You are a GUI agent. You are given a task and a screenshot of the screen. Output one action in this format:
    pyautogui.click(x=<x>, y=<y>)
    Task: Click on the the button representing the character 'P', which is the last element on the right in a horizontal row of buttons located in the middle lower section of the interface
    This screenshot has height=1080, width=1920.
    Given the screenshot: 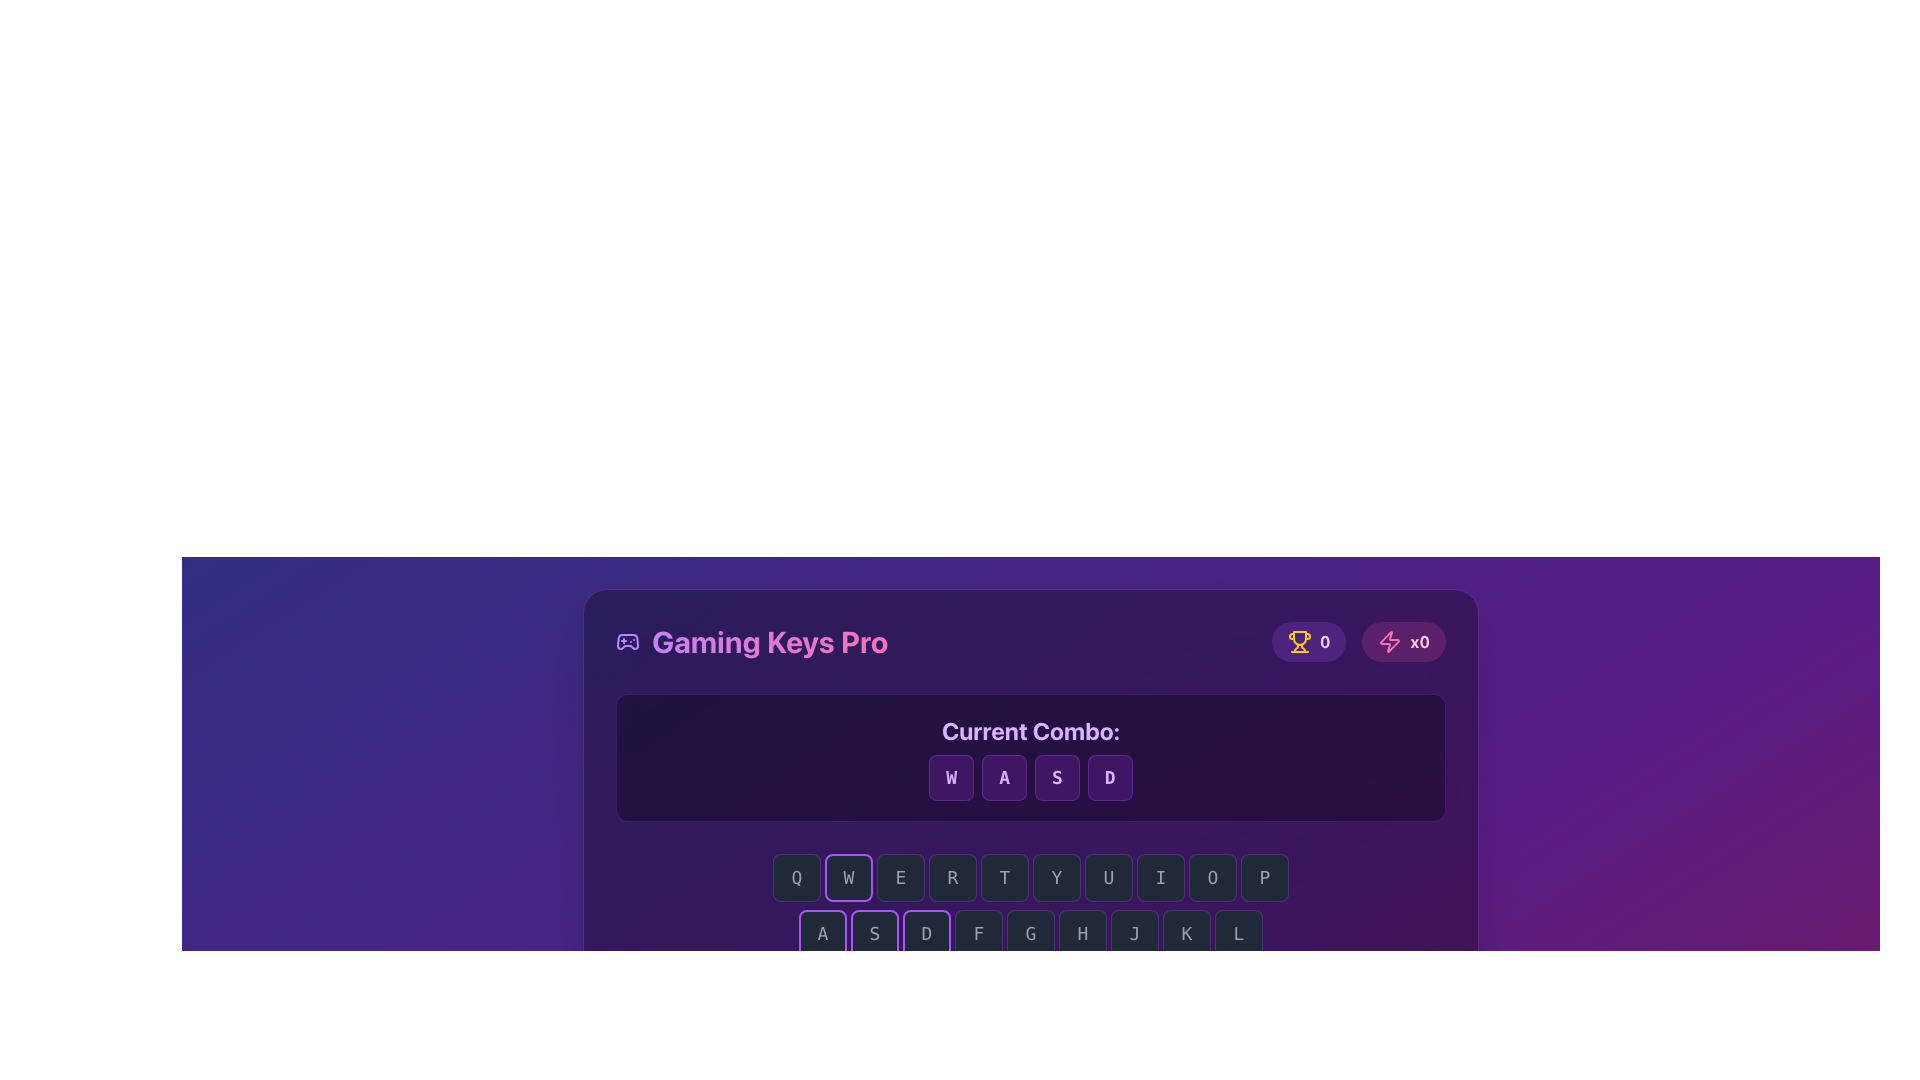 What is the action you would take?
    pyautogui.click(x=1264, y=877)
    